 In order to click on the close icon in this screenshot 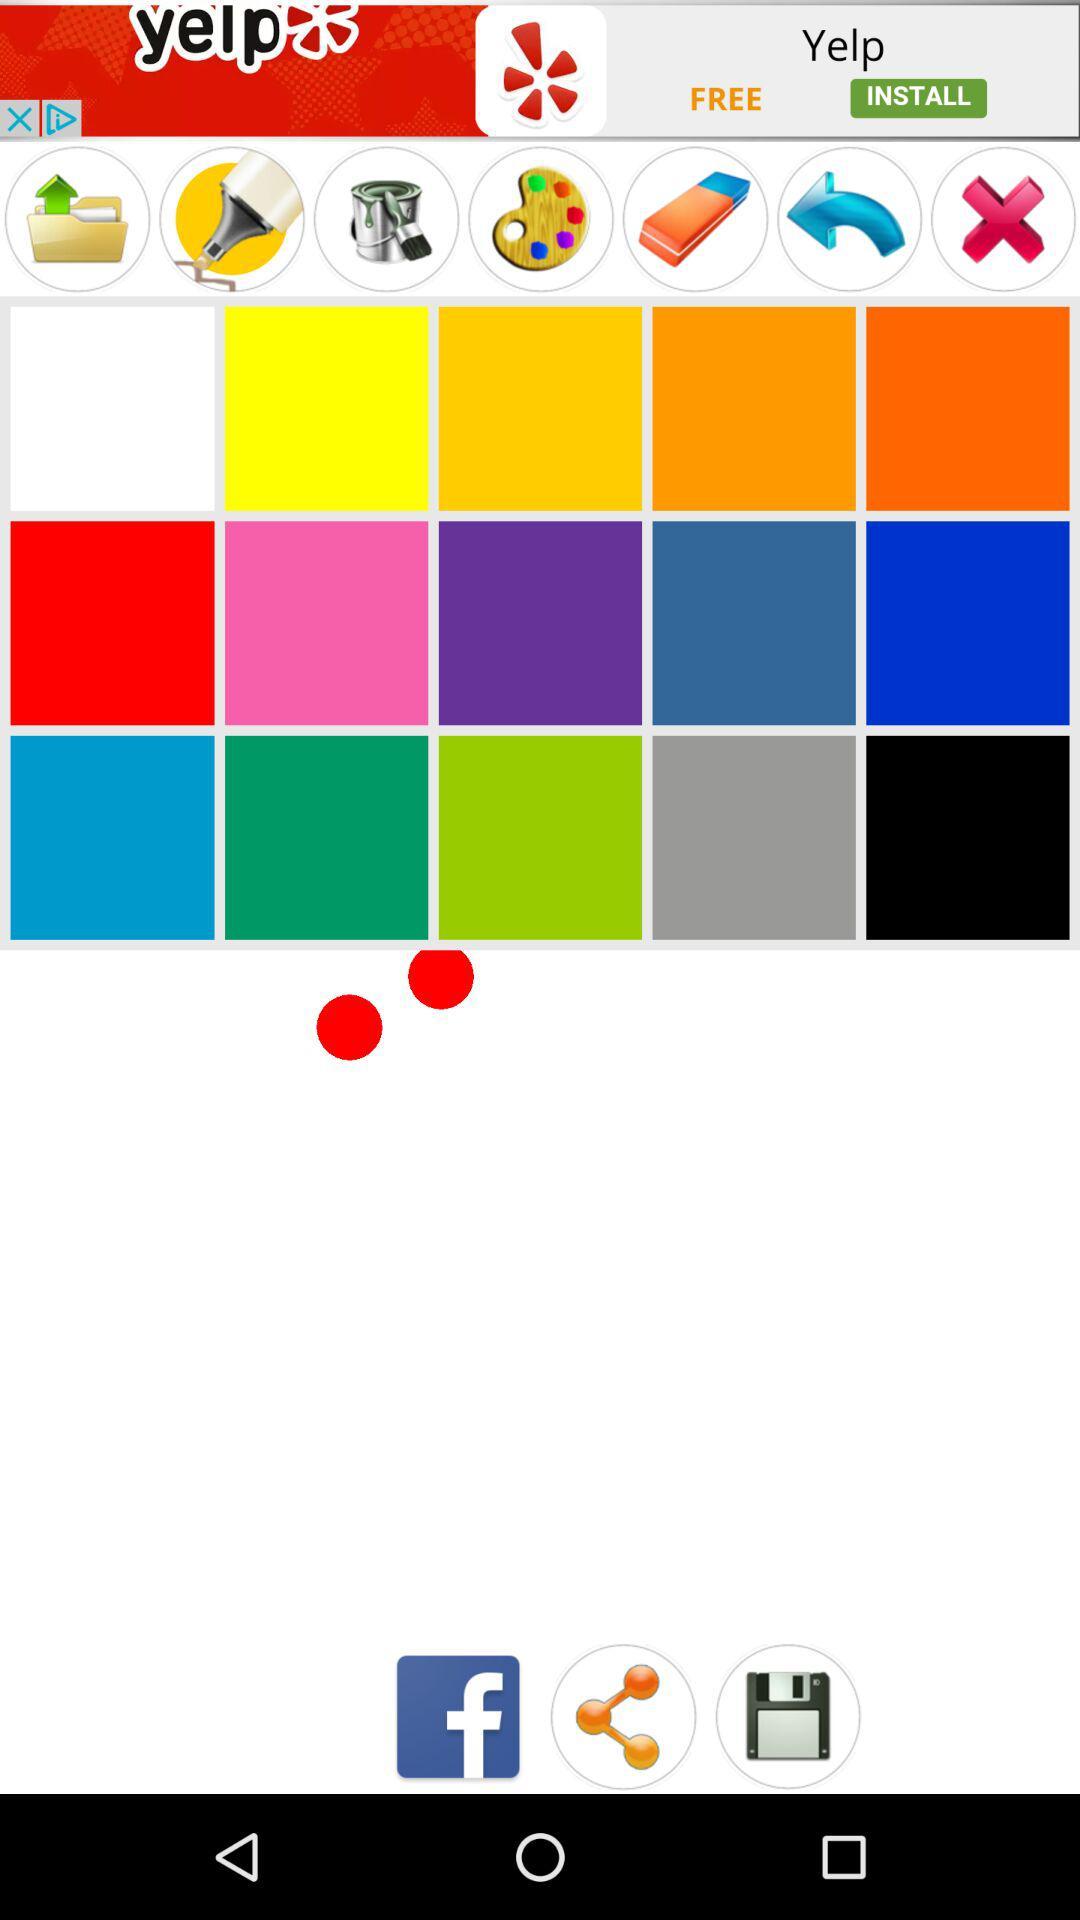, I will do `click(1003, 234)`.